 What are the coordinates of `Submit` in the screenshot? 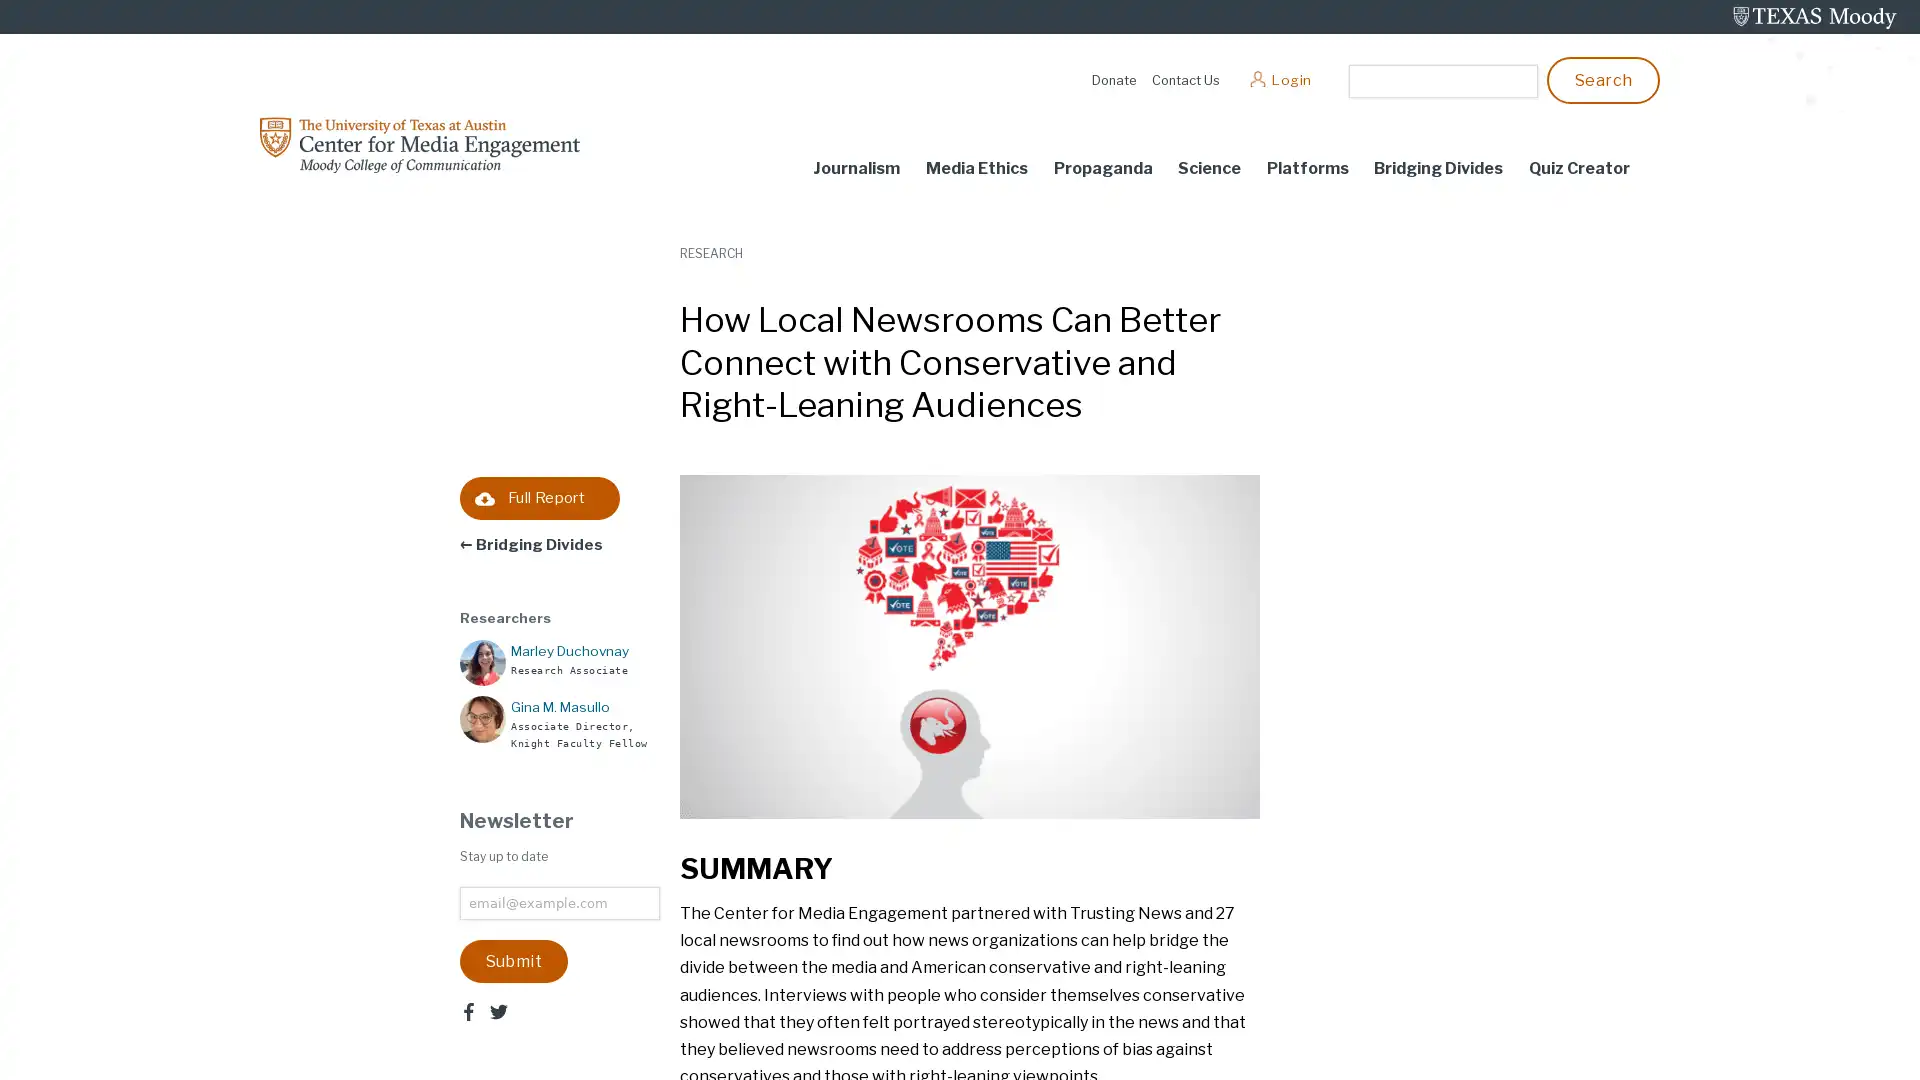 It's located at (513, 959).